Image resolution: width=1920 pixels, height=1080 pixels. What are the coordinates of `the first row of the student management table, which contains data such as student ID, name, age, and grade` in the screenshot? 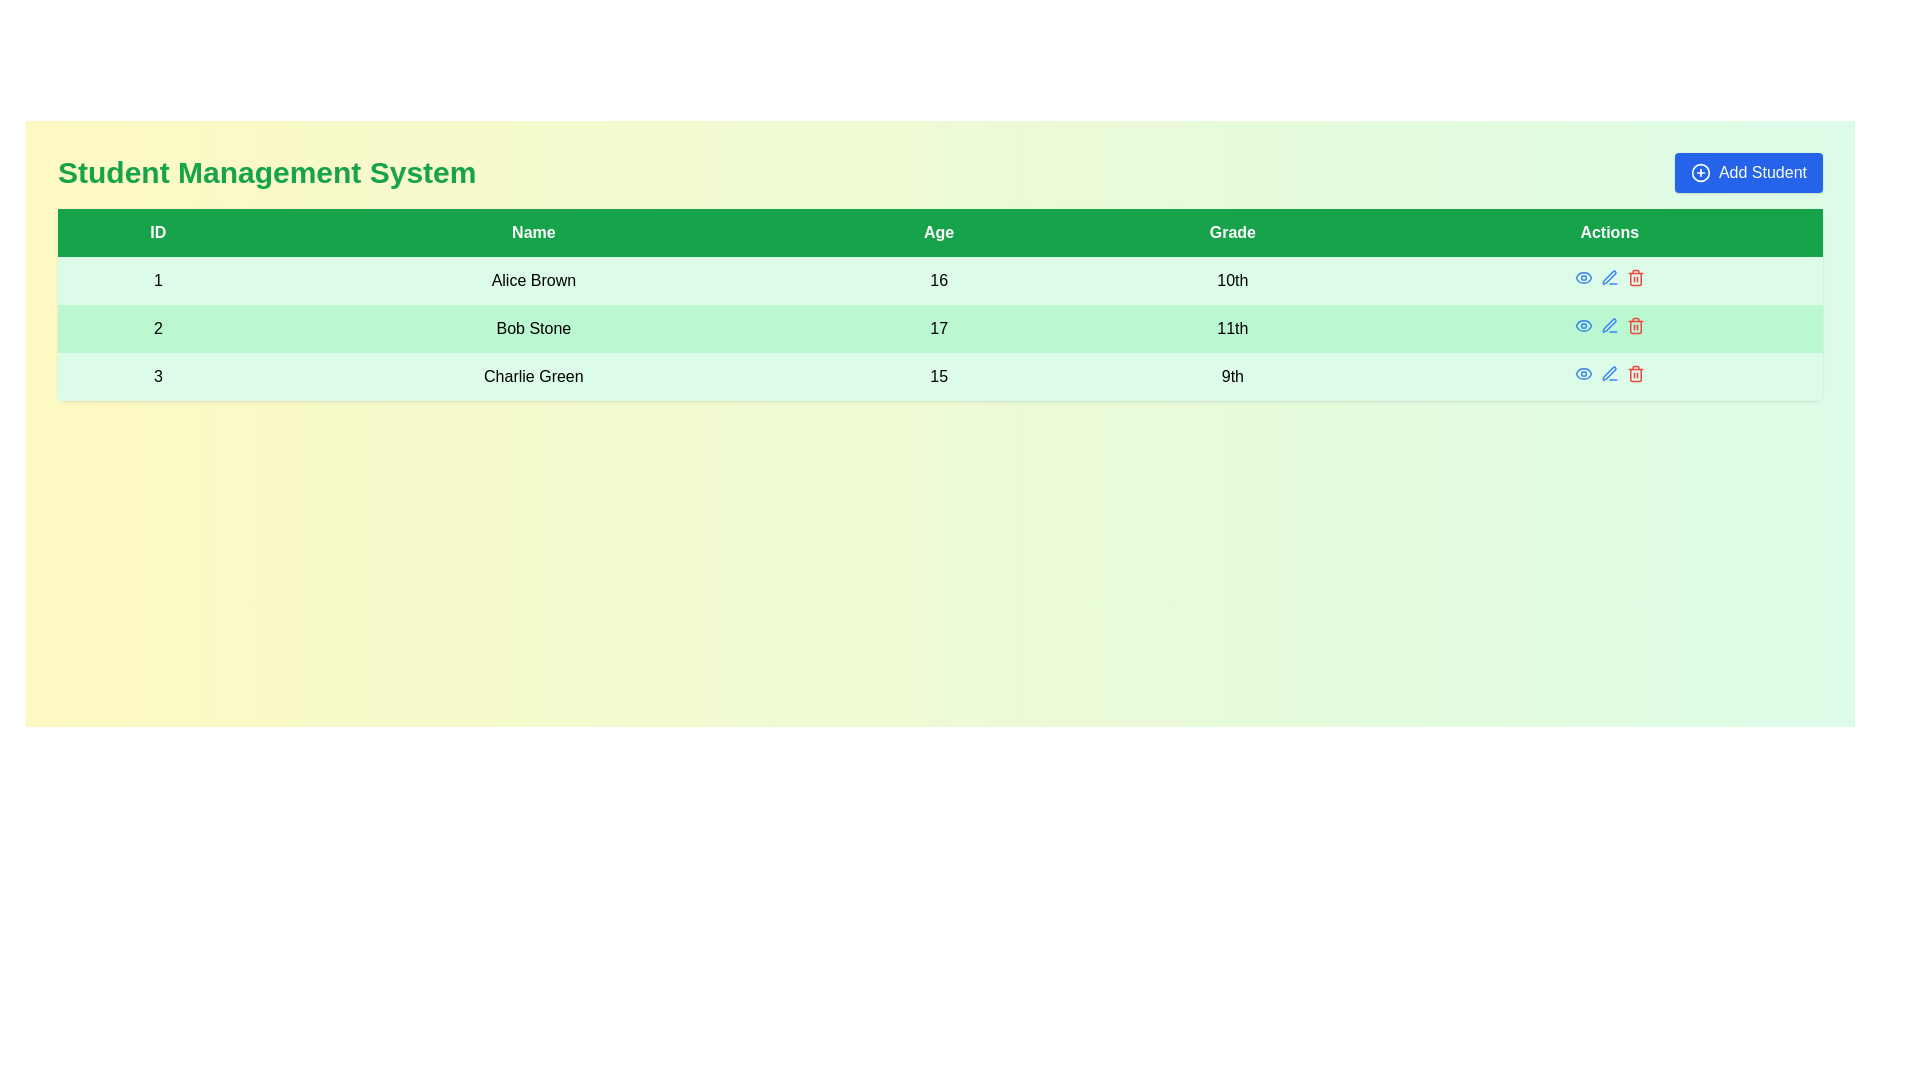 It's located at (939, 281).